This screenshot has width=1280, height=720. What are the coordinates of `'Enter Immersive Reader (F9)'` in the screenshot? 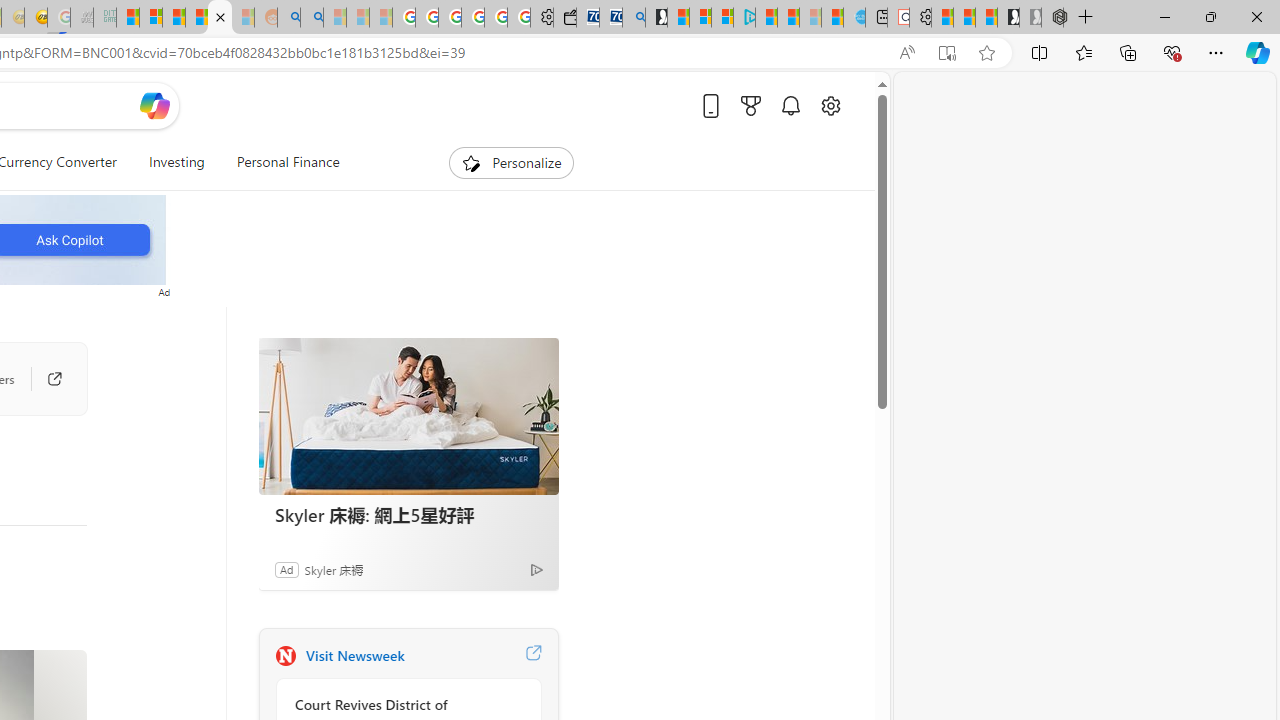 It's located at (945, 52).